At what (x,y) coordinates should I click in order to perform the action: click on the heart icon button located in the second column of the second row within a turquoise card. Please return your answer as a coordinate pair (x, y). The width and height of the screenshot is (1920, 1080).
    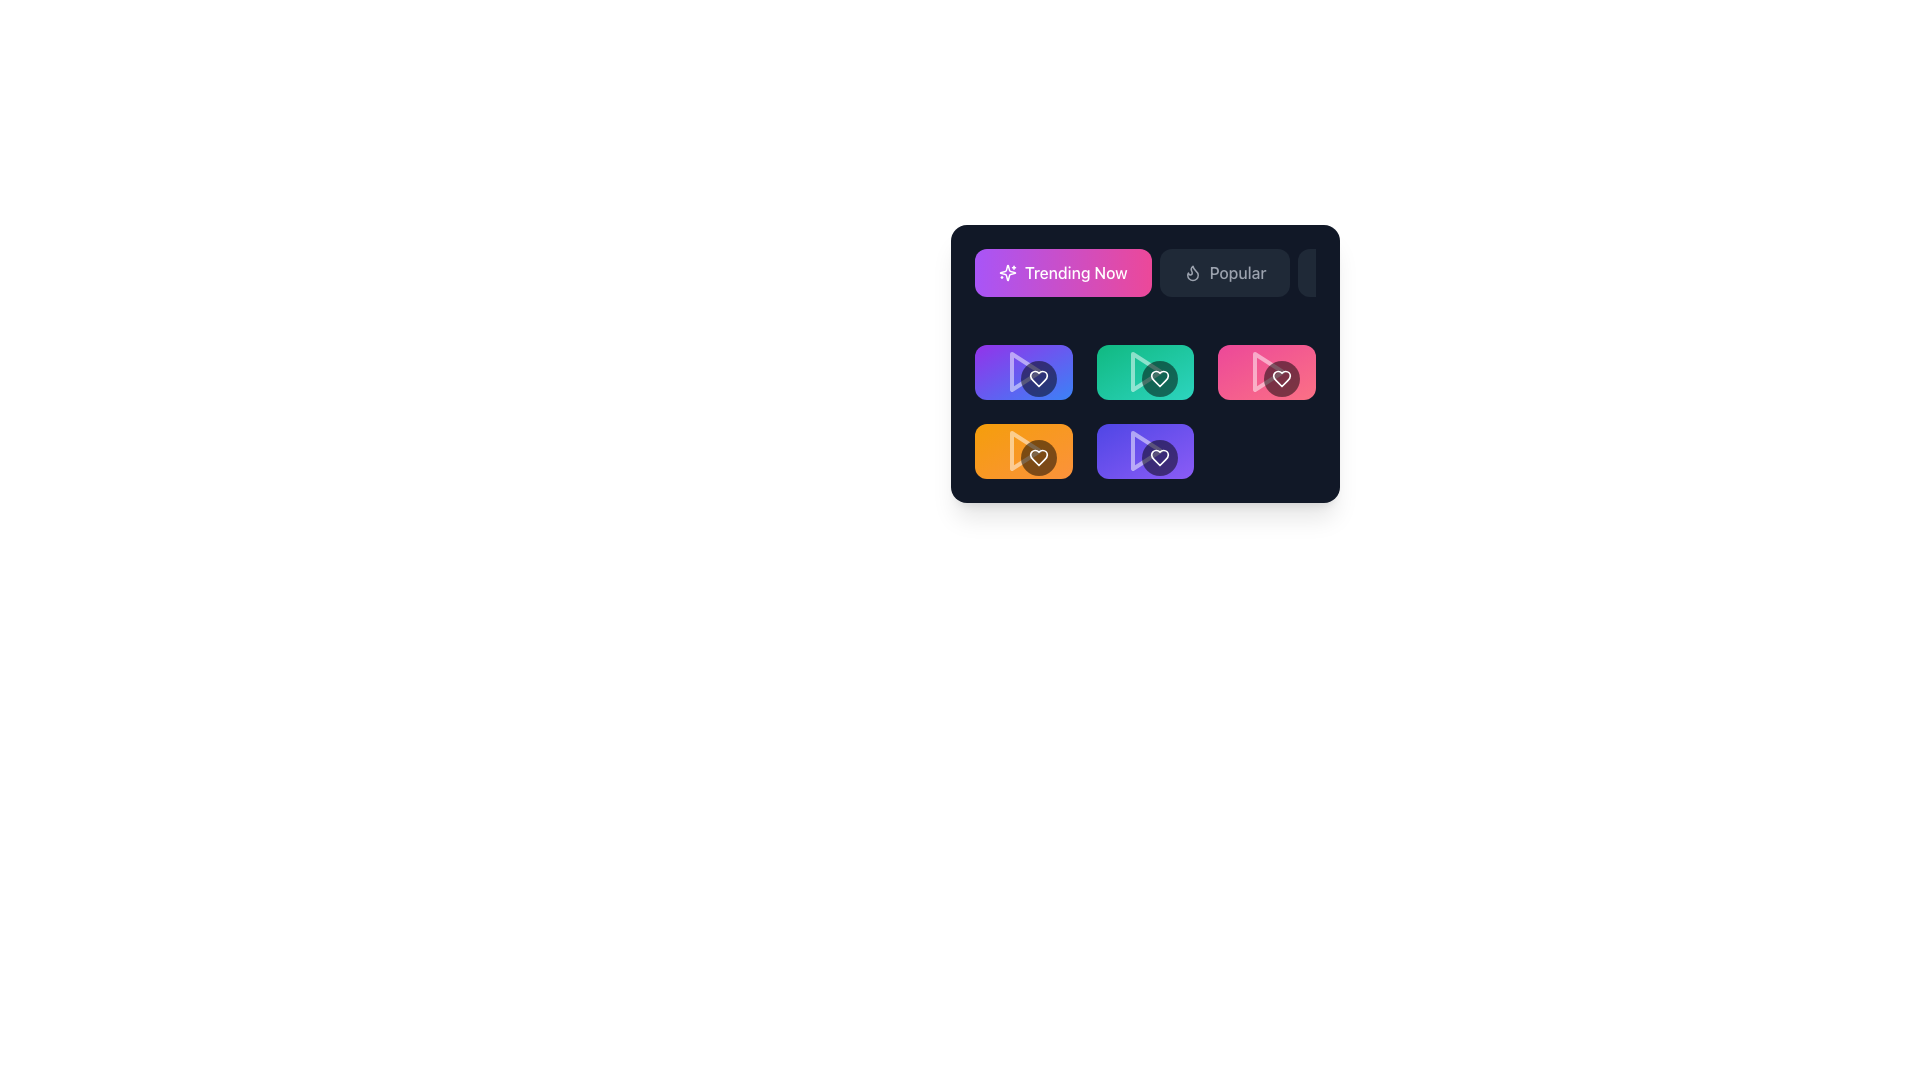
    Looking at the image, I should click on (1160, 378).